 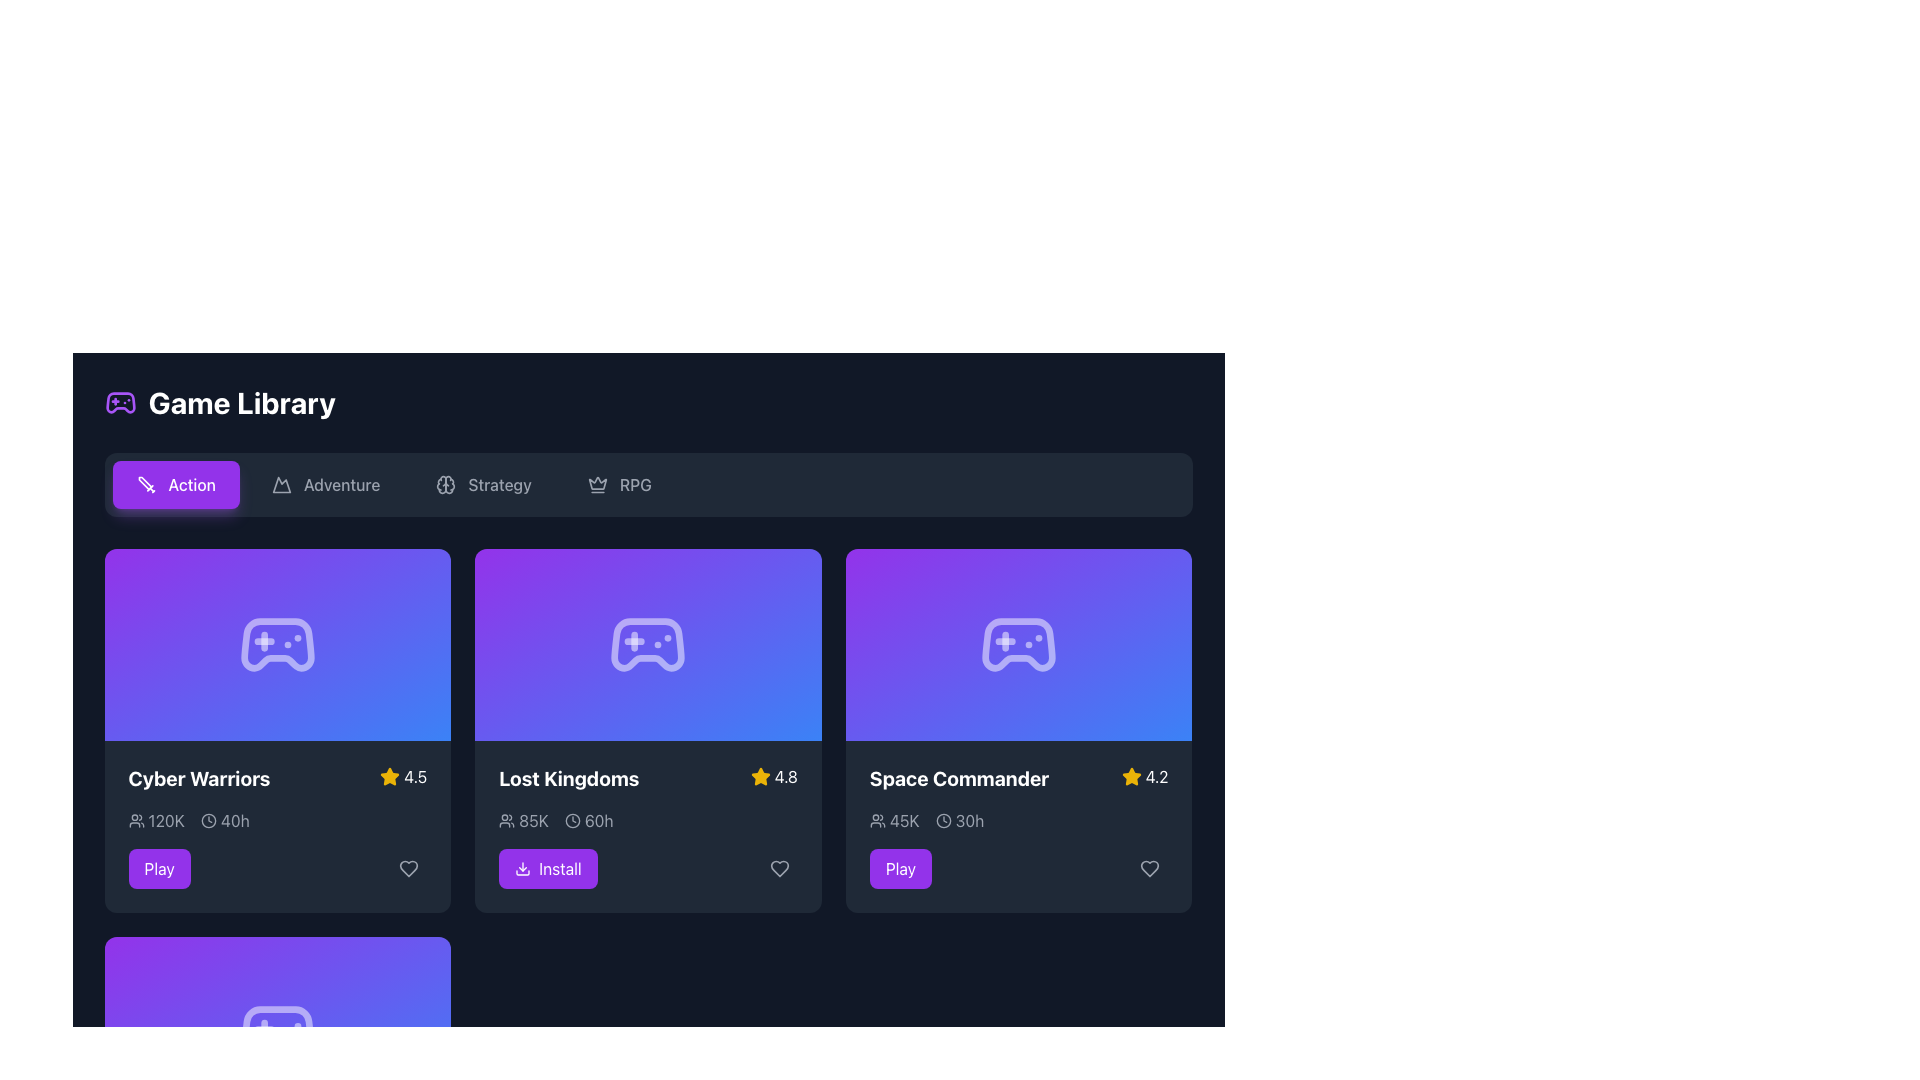 What do you see at coordinates (414, 775) in the screenshot?
I see `value of the text label displaying '4.5', which is styled in white color and positioned beside a yellow star icon, located near the top right corner of the card for 'Cyber Warriors'` at bounding box center [414, 775].